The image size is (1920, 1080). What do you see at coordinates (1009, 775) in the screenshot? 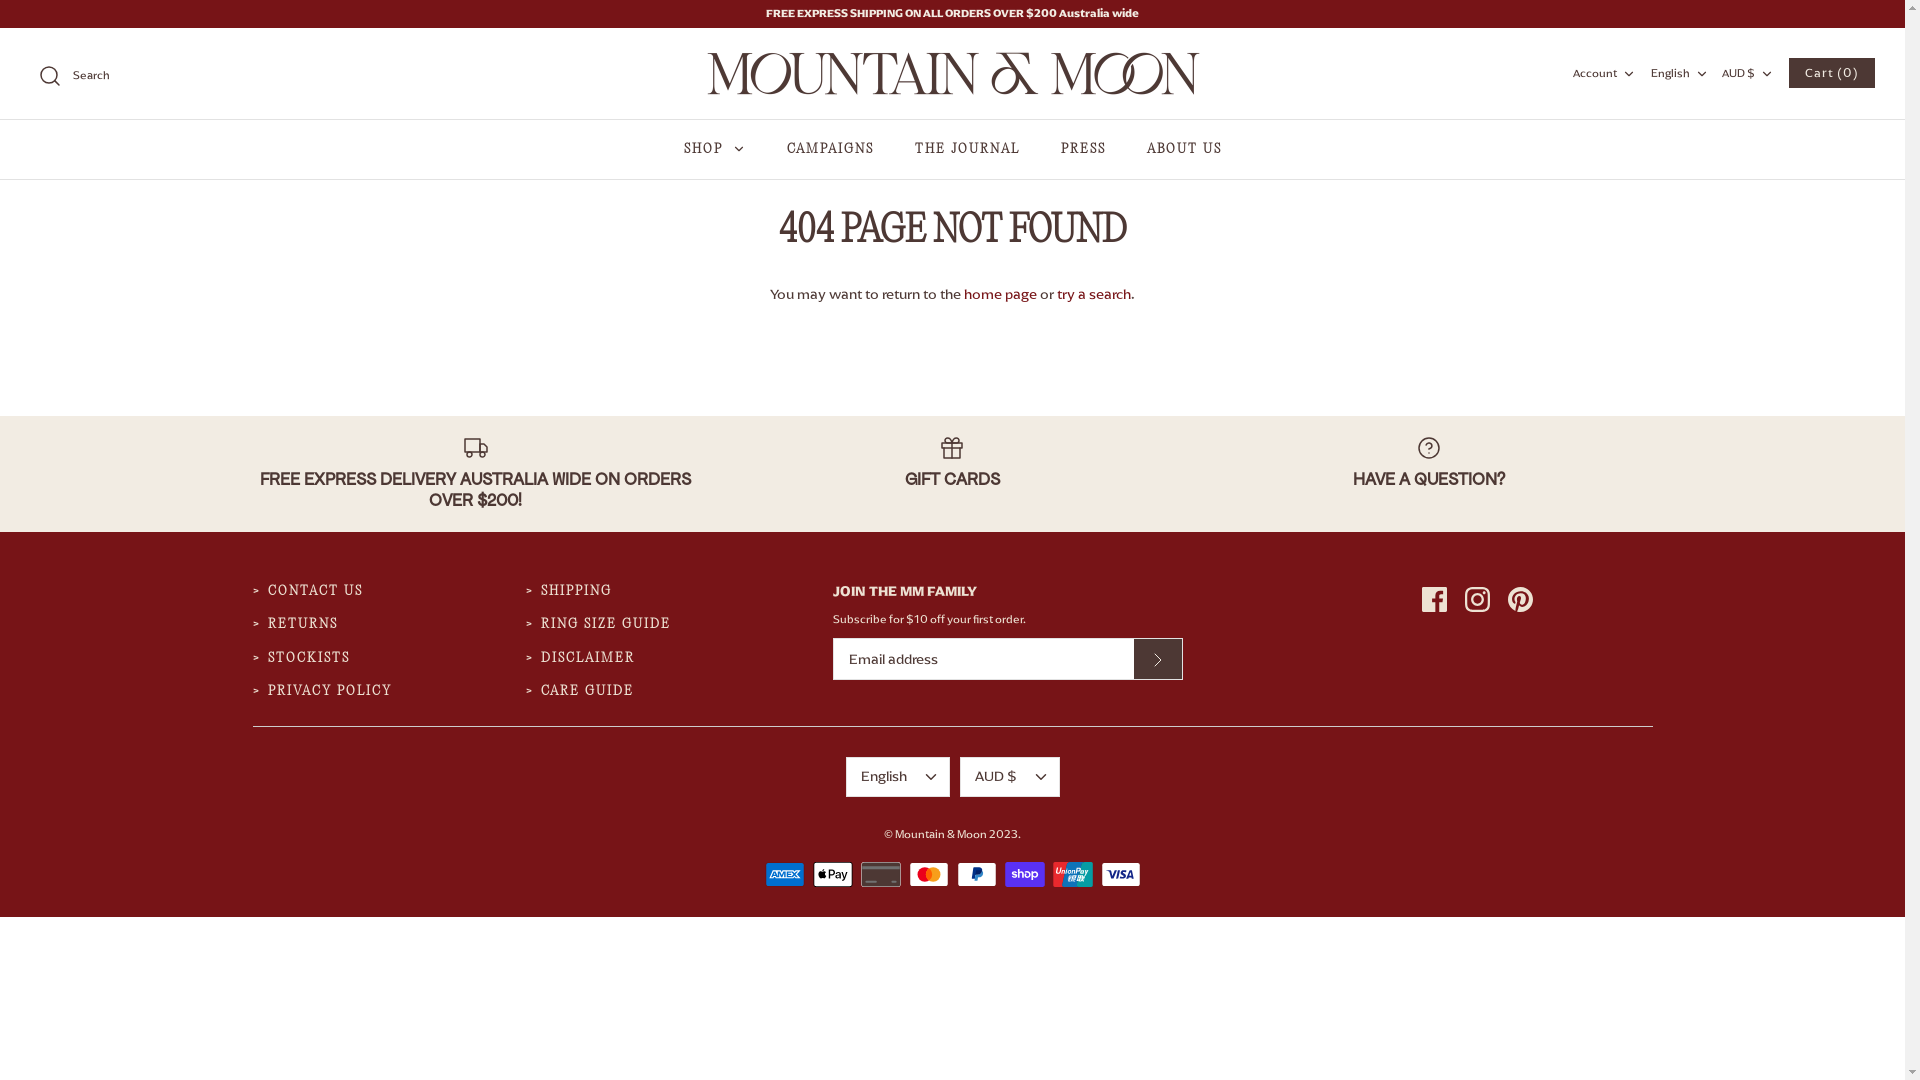
I see `'AUD $` at bounding box center [1009, 775].